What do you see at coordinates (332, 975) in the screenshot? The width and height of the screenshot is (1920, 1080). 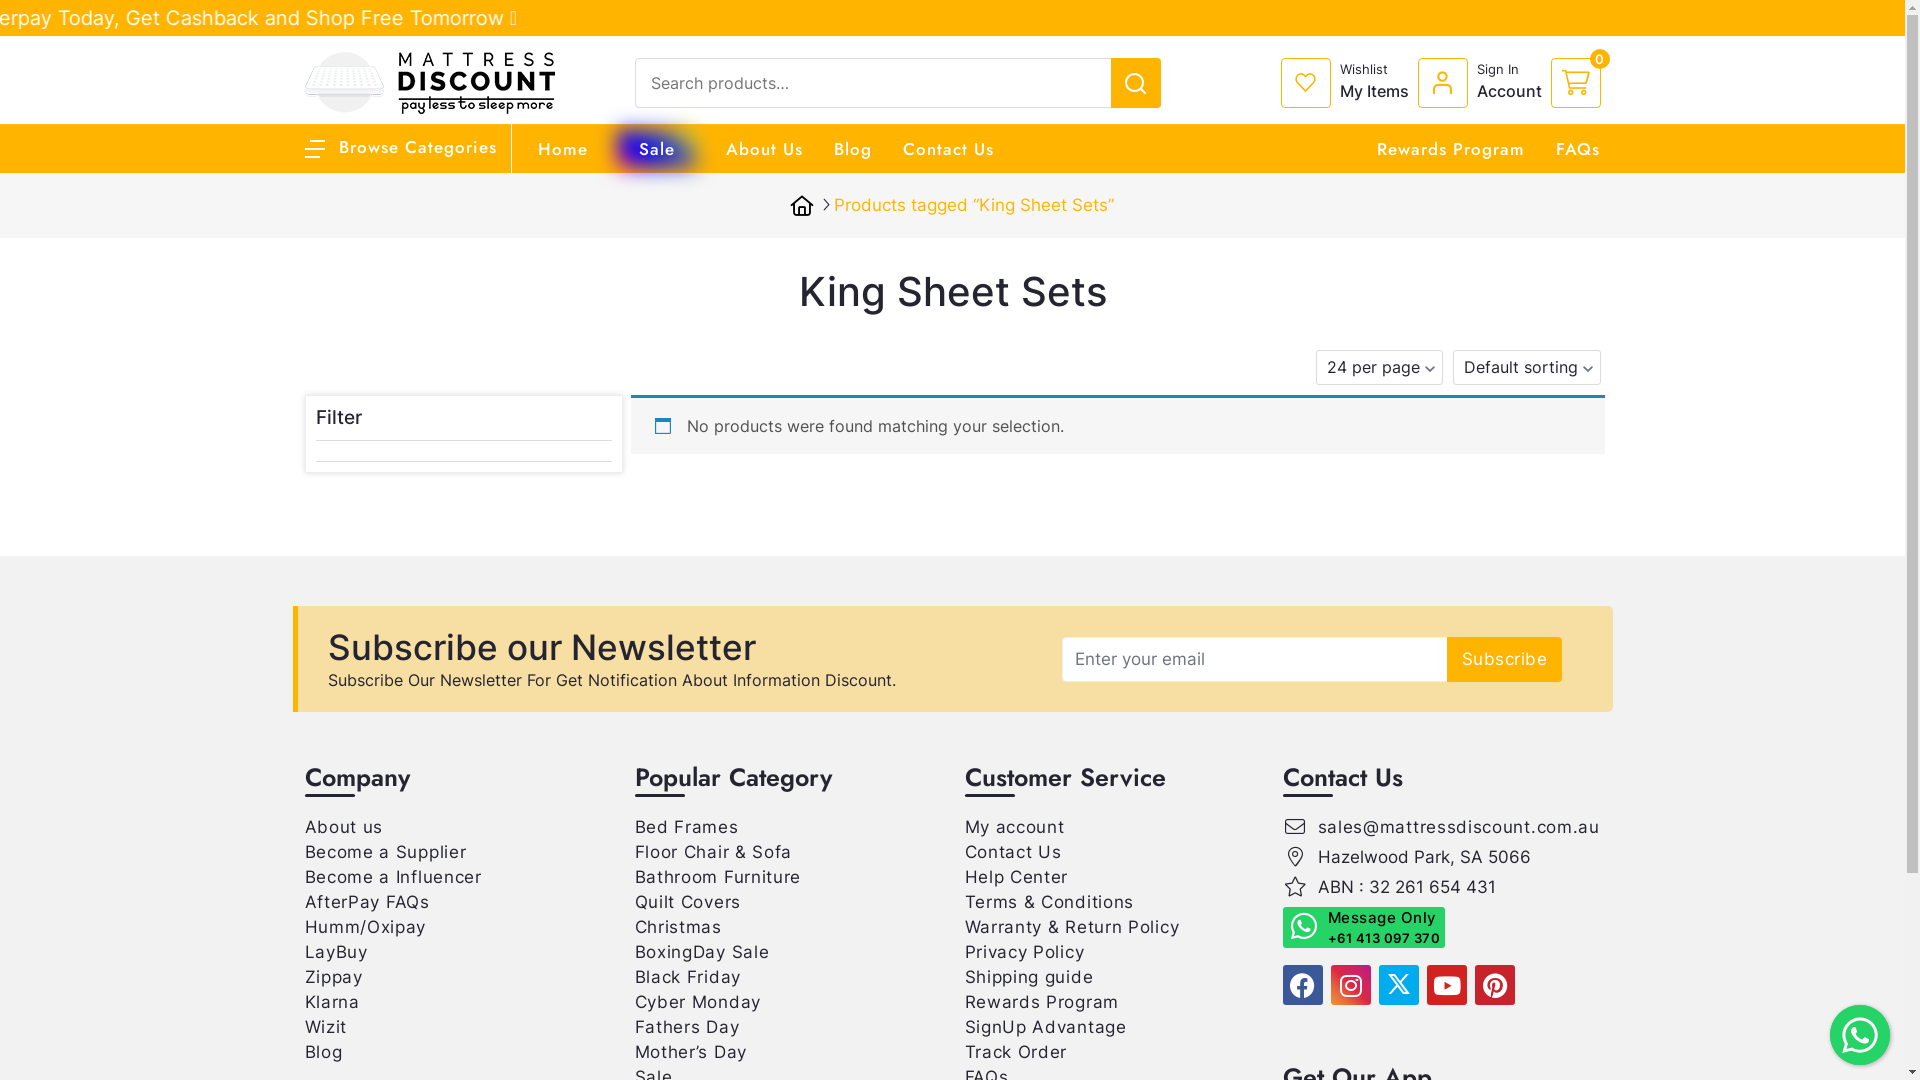 I see `'Zippay'` at bounding box center [332, 975].